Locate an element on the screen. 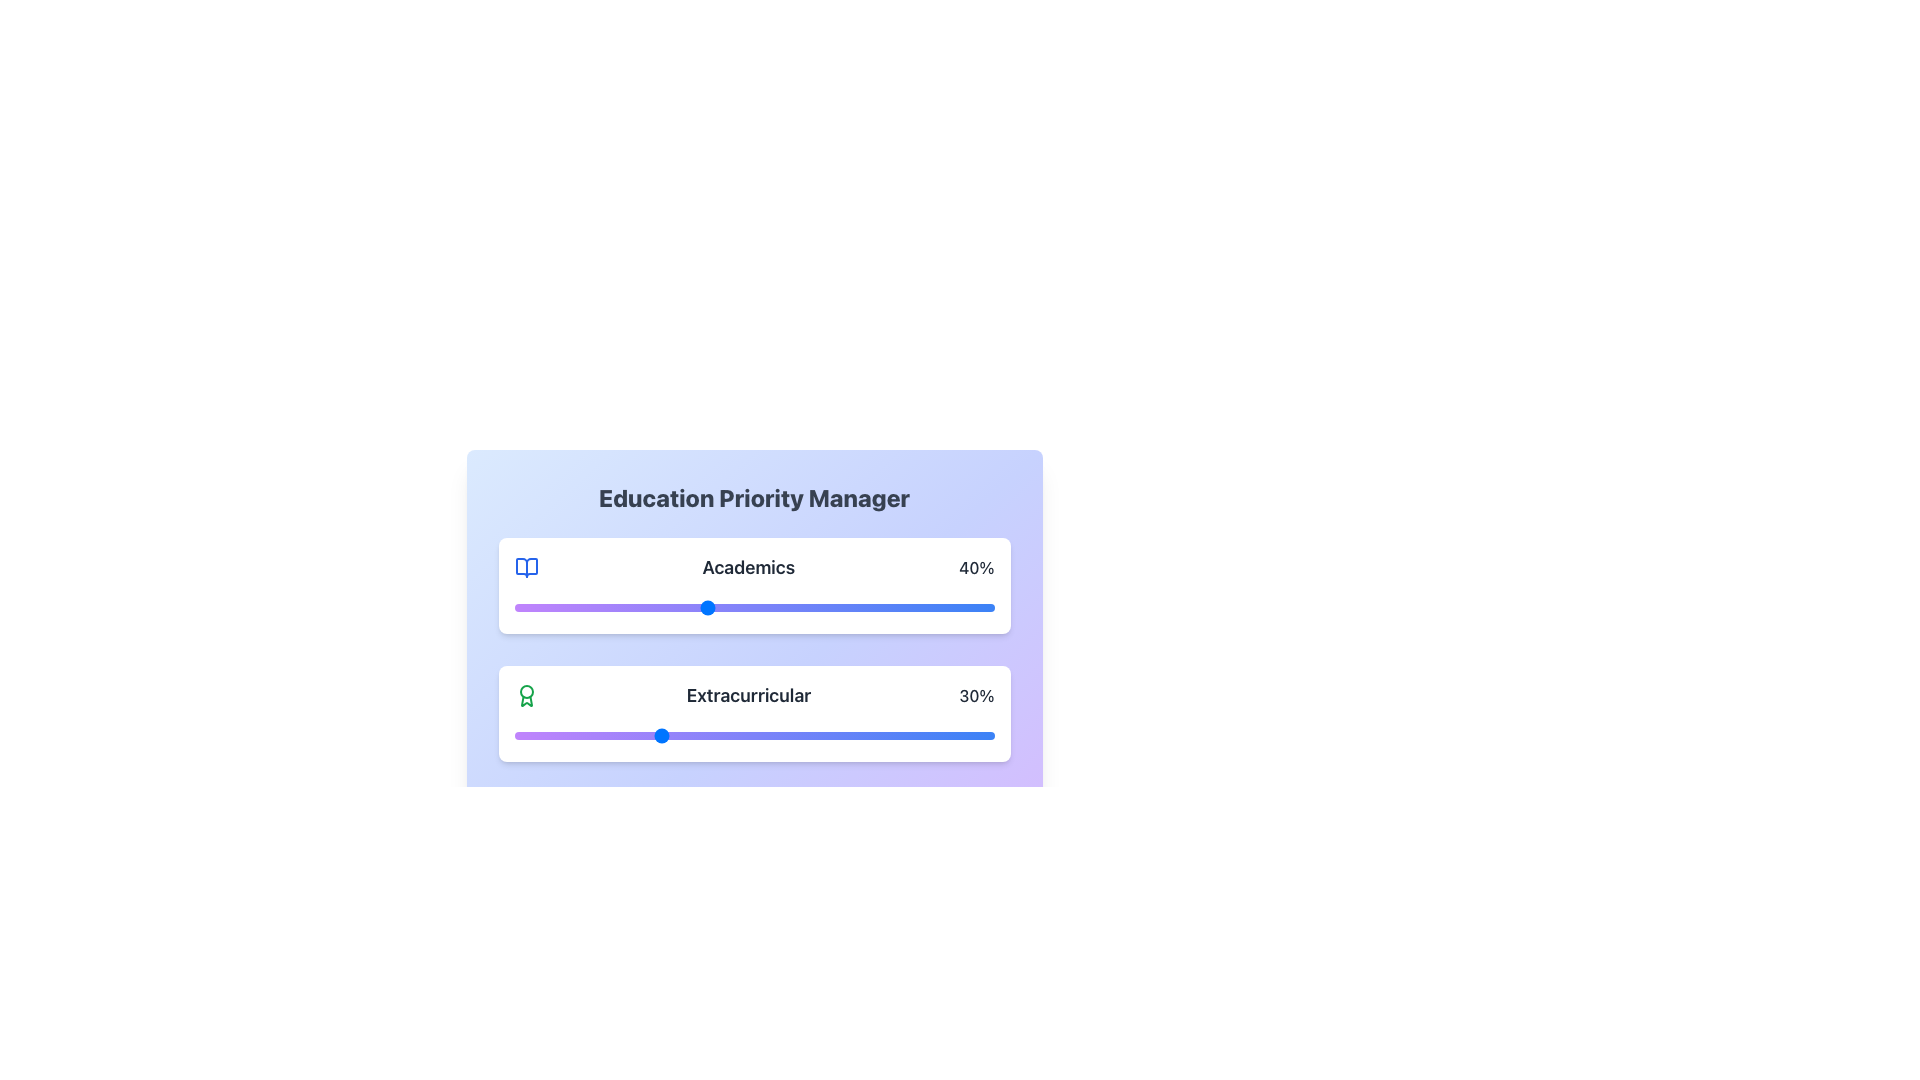 The image size is (1920, 1080). the slider value is located at coordinates (739, 607).